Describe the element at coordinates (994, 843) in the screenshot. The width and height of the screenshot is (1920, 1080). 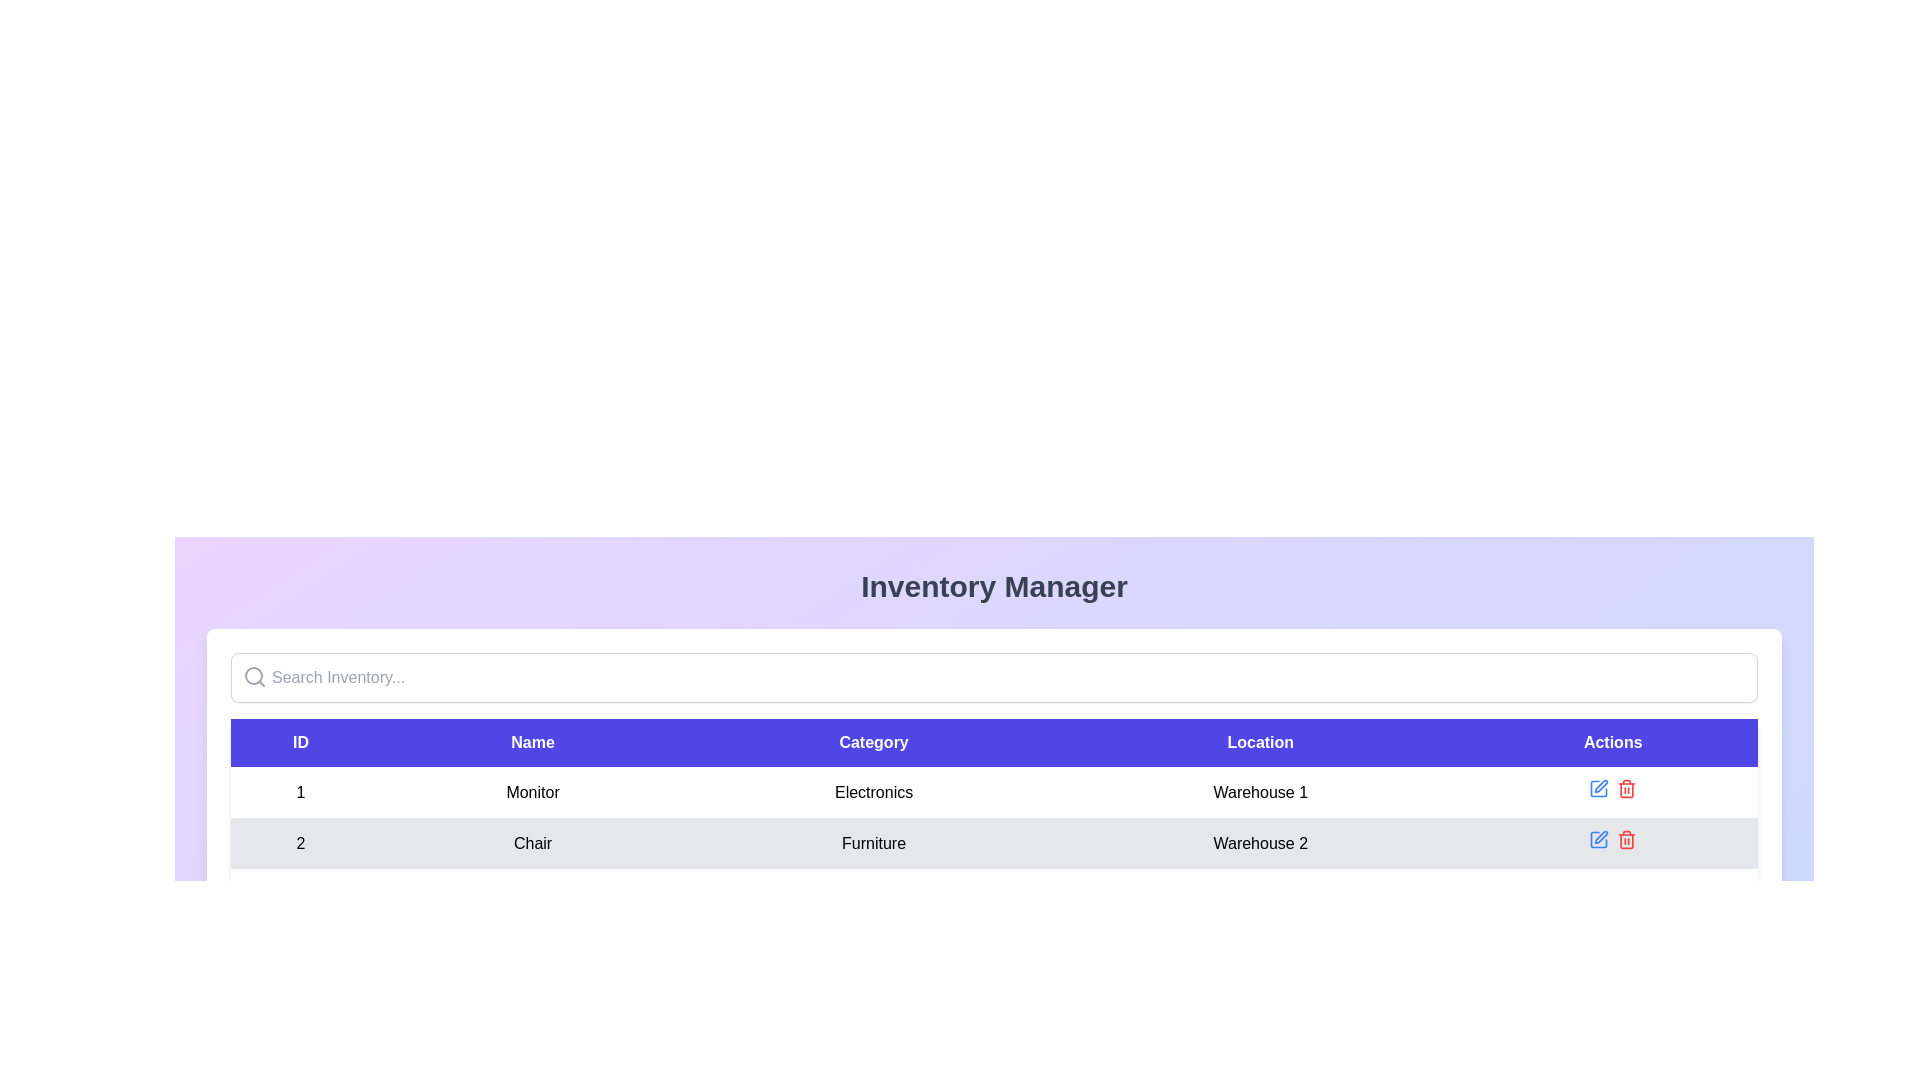
I see `displayed information from the second row of the data table that contains the item with ID '2', which includes the name 'Chair', category 'Furniture', and location 'Warehouse 2'` at that location.